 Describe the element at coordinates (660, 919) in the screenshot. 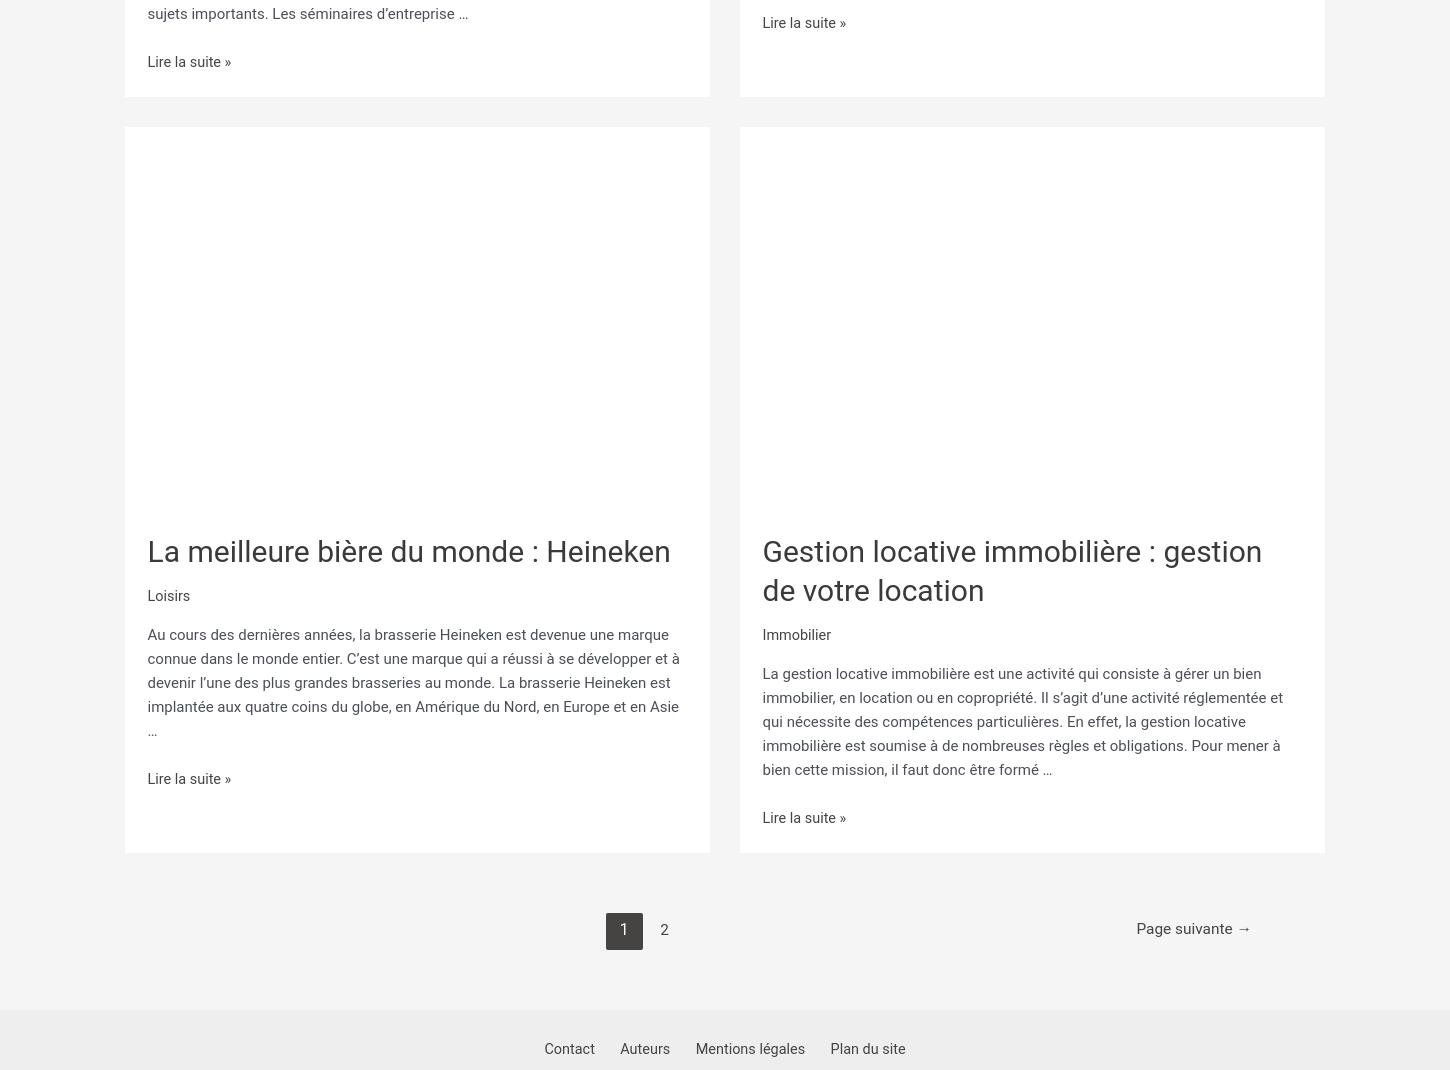

I see `'2'` at that location.